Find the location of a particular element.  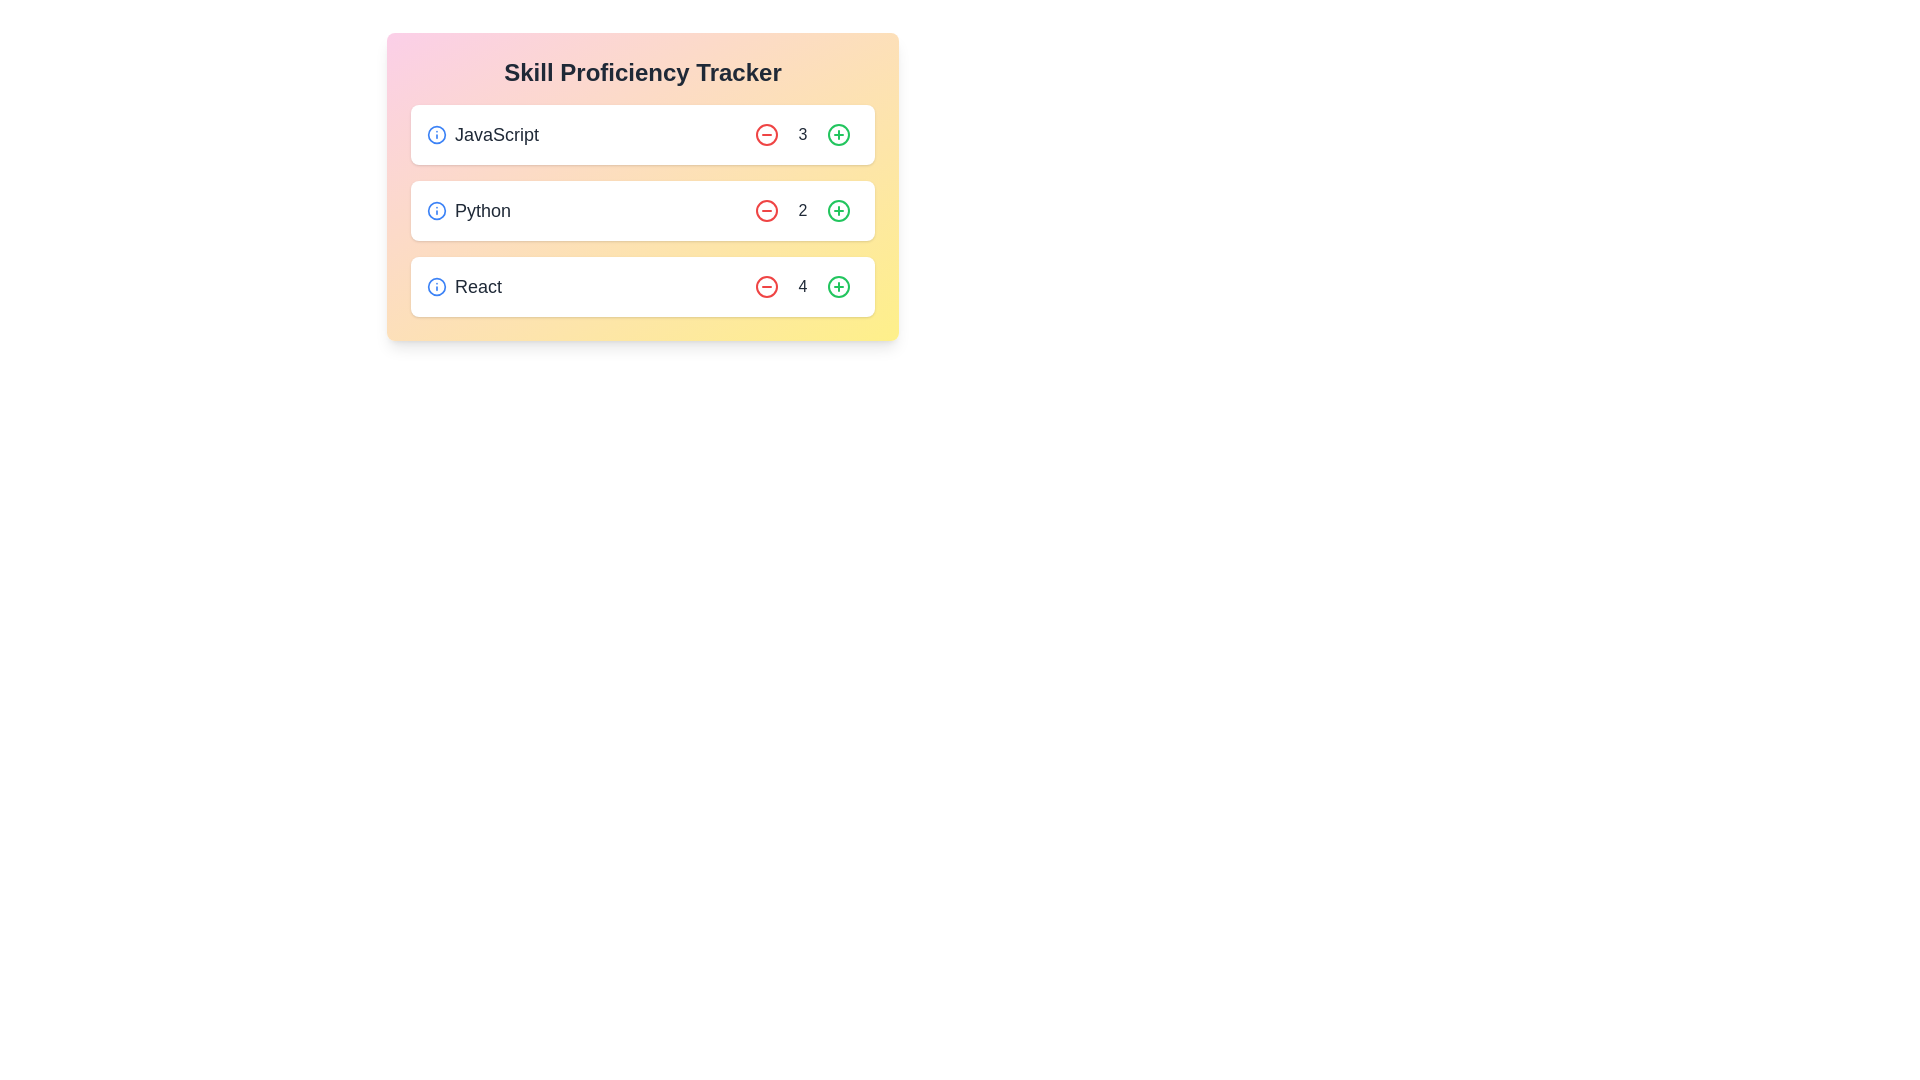

the information icon for the skill Python is located at coordinates (435, 211).